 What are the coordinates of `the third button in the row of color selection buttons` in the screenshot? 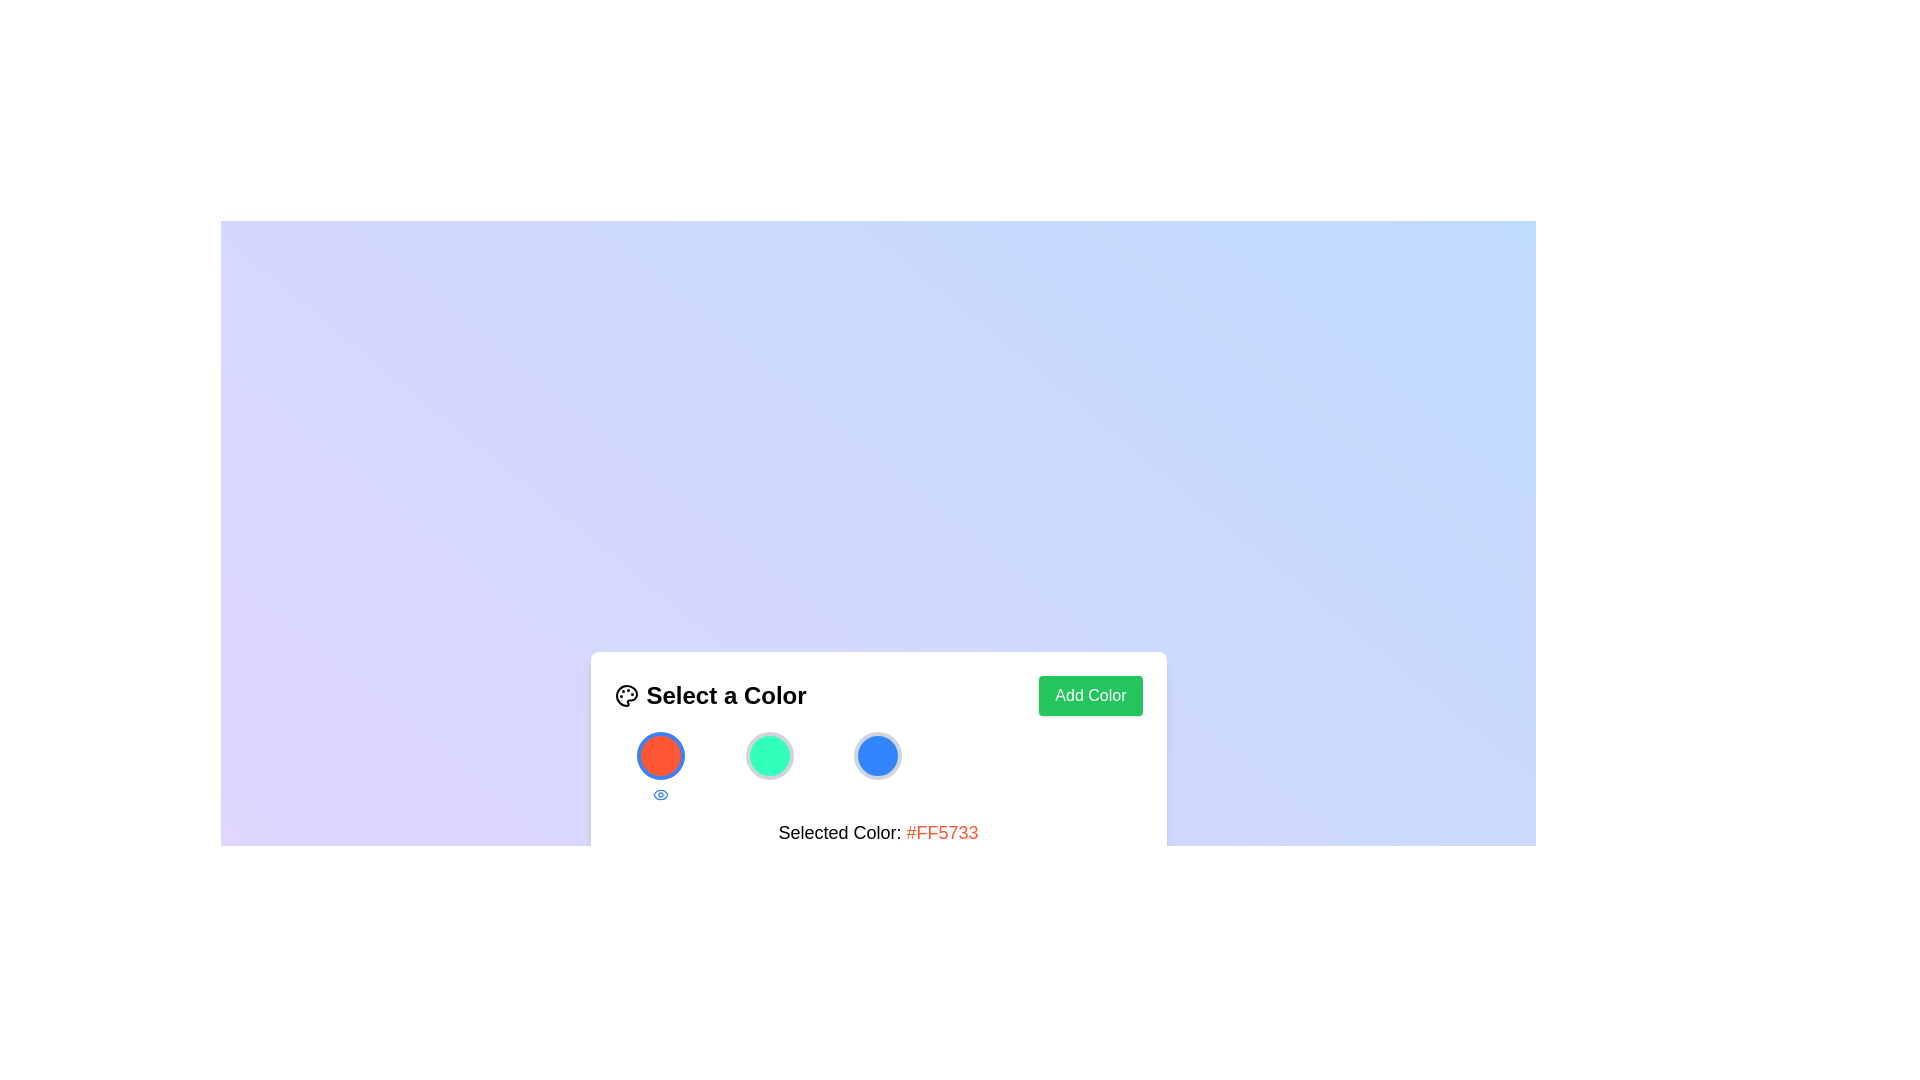 It's located at (878, 755).